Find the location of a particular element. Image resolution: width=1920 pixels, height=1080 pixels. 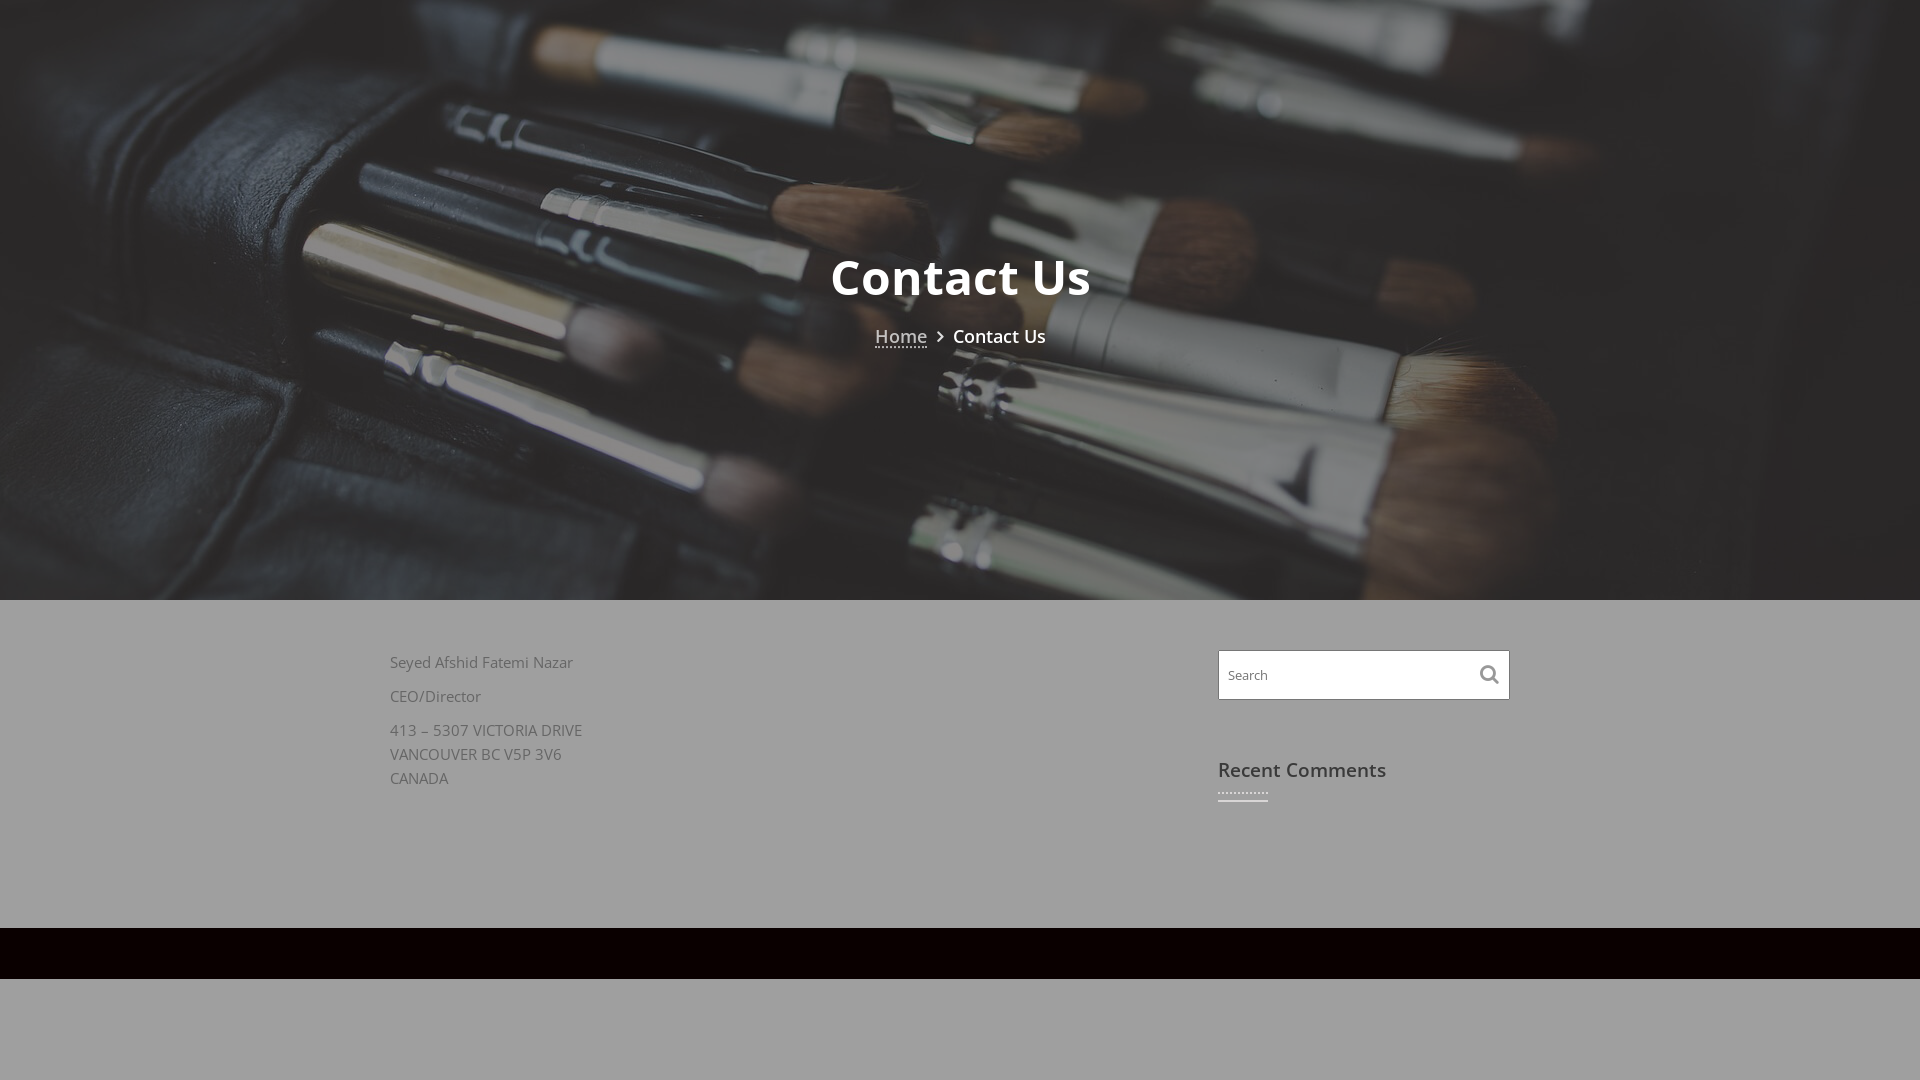

'Home' is located at coordinates (899, 334).